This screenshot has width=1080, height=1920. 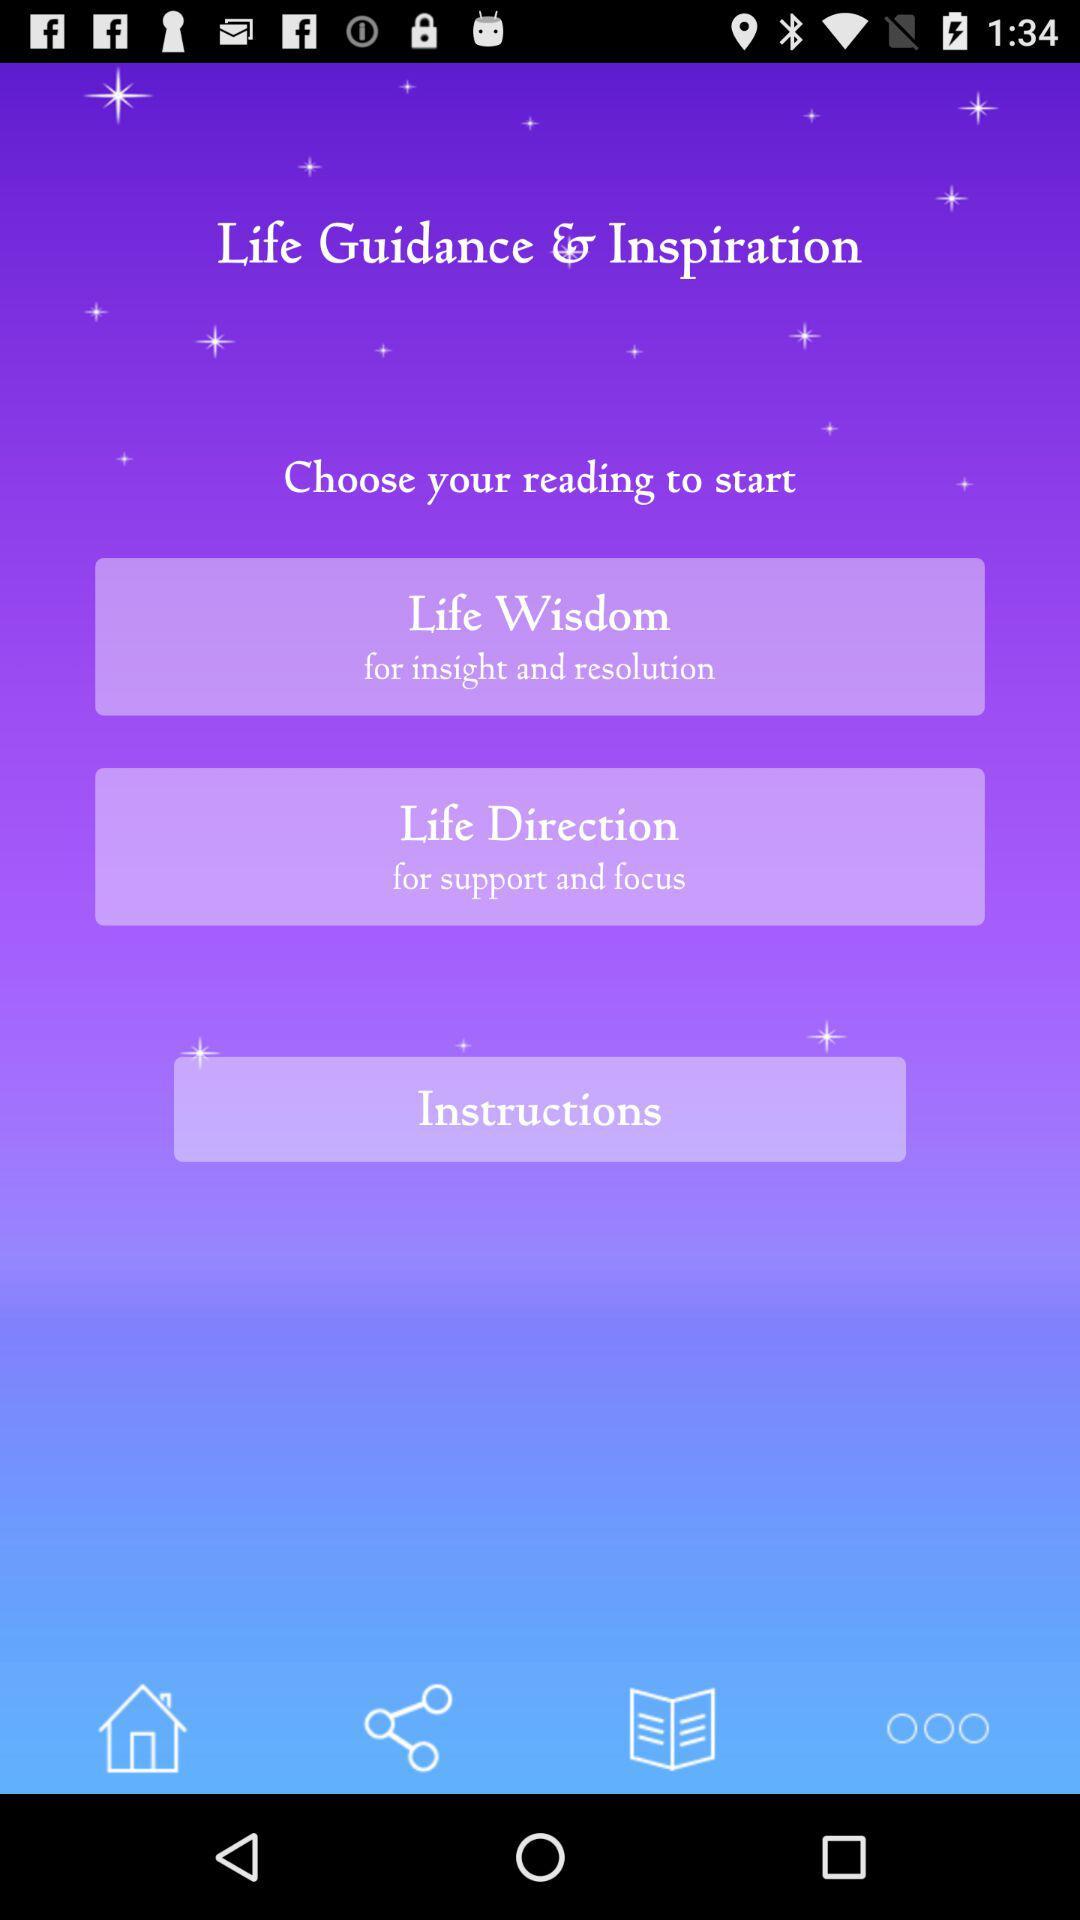 I want to click on the book icon, so click(x=672, y=1848).